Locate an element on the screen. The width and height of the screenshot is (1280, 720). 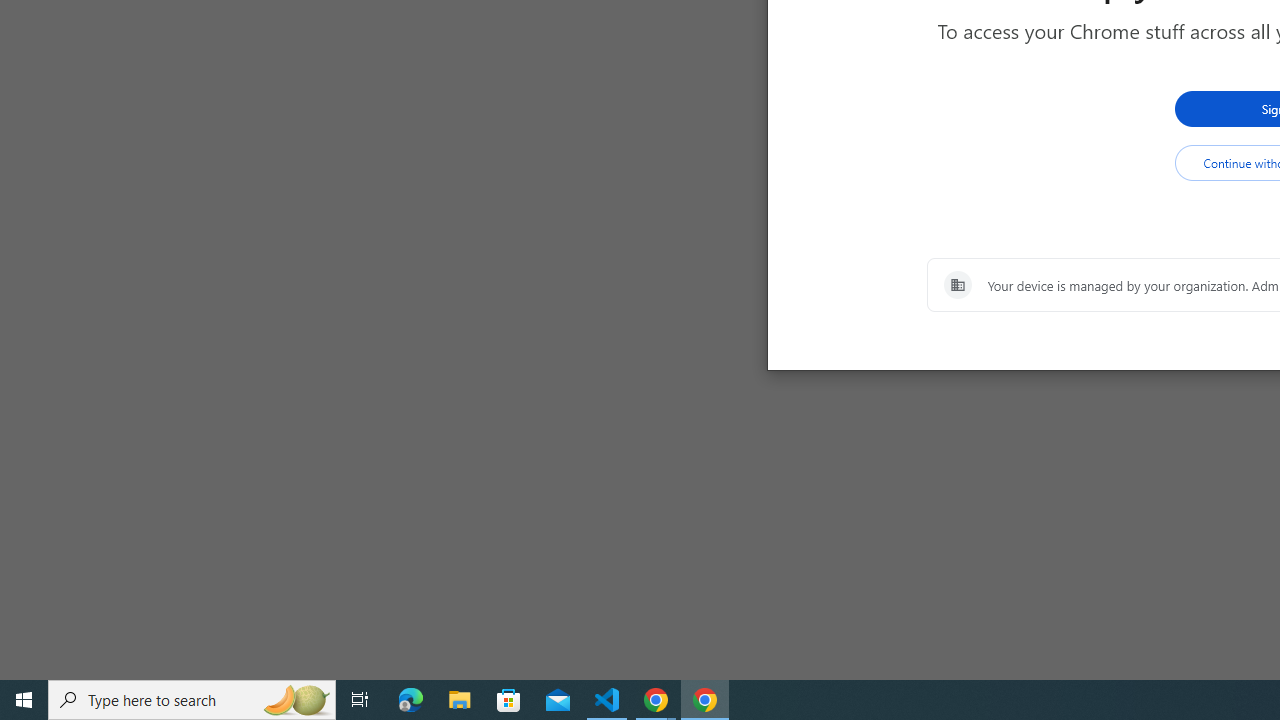
'Start' is located at coordinates (24, 698).